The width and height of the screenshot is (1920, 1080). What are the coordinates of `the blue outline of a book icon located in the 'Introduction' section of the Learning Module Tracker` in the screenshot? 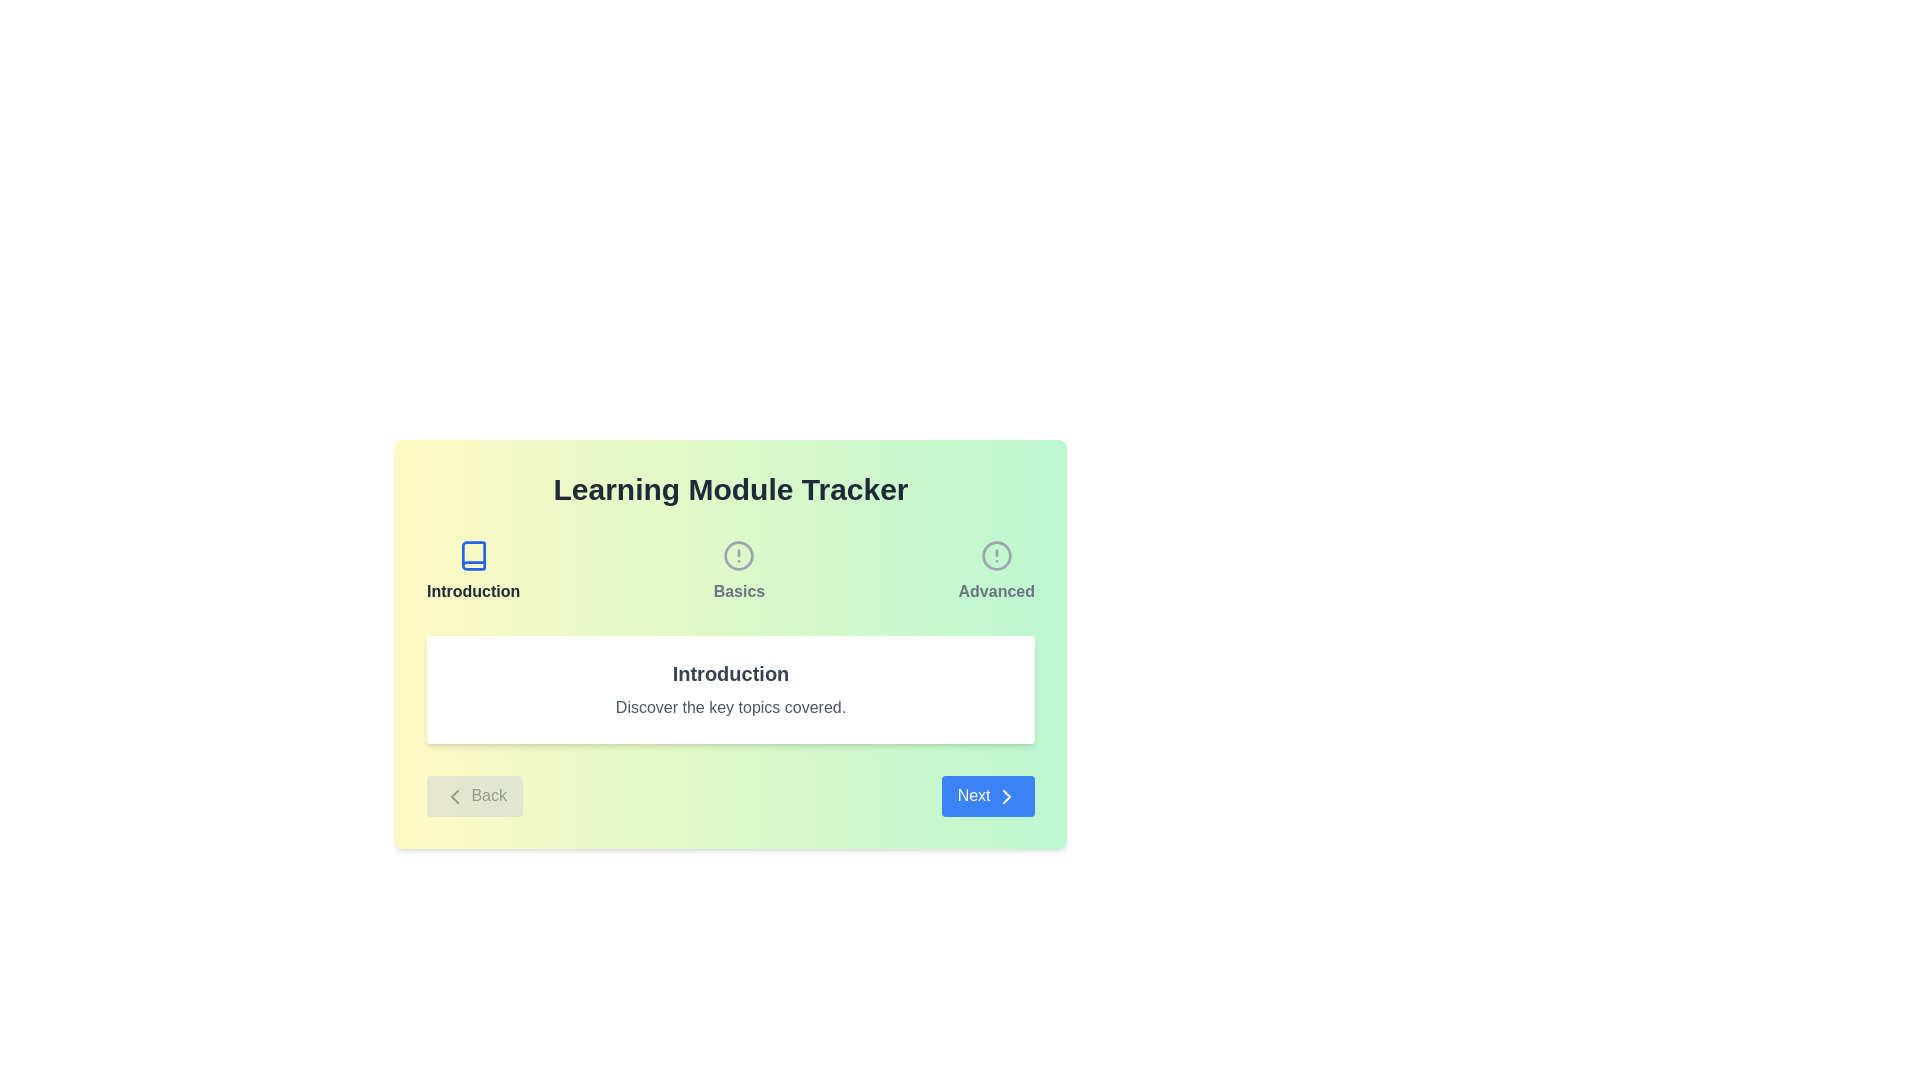 It's located at (472, 555).